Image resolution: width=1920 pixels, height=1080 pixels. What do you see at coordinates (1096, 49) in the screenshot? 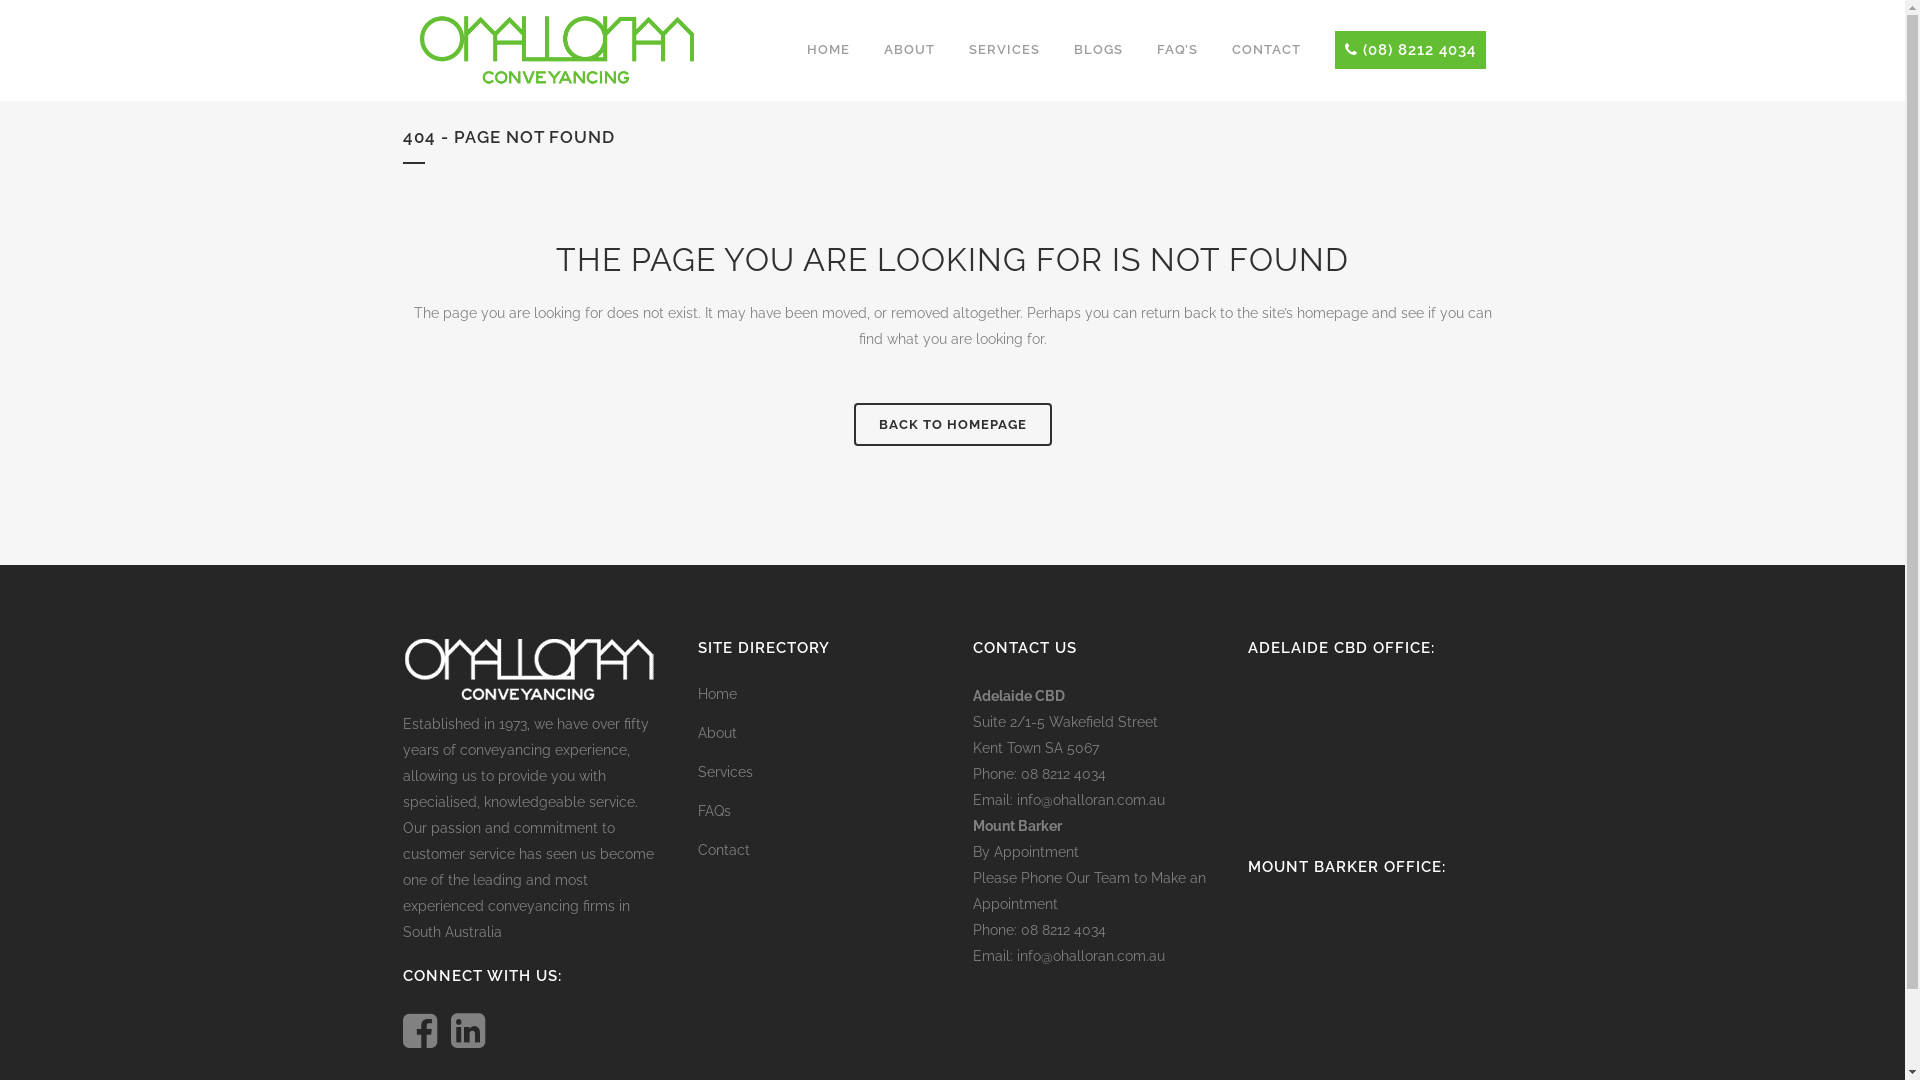
I see `'BLOGS'` at bounding box center [1096, 49].